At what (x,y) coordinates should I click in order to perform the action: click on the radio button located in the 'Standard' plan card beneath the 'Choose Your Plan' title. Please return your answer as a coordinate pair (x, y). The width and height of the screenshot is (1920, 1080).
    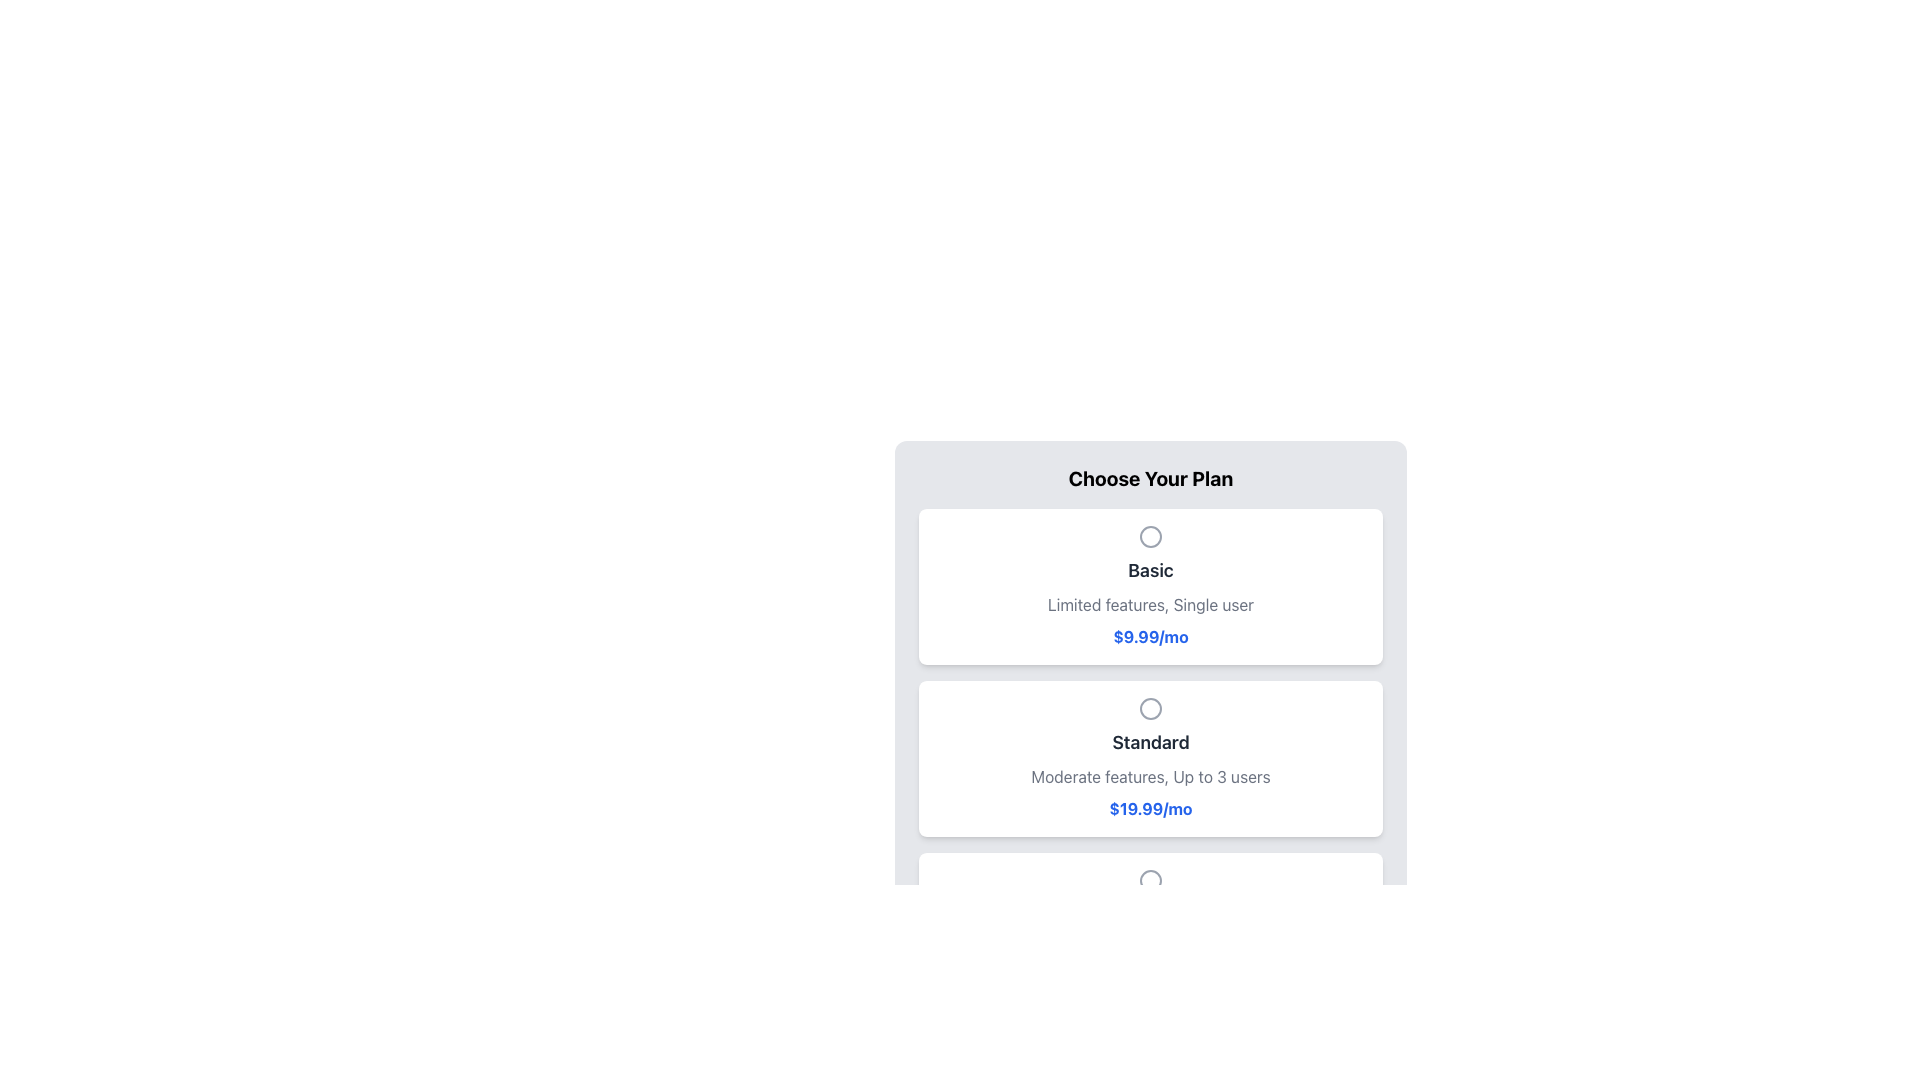
    Looking at the image, I should click on (1151, 708).